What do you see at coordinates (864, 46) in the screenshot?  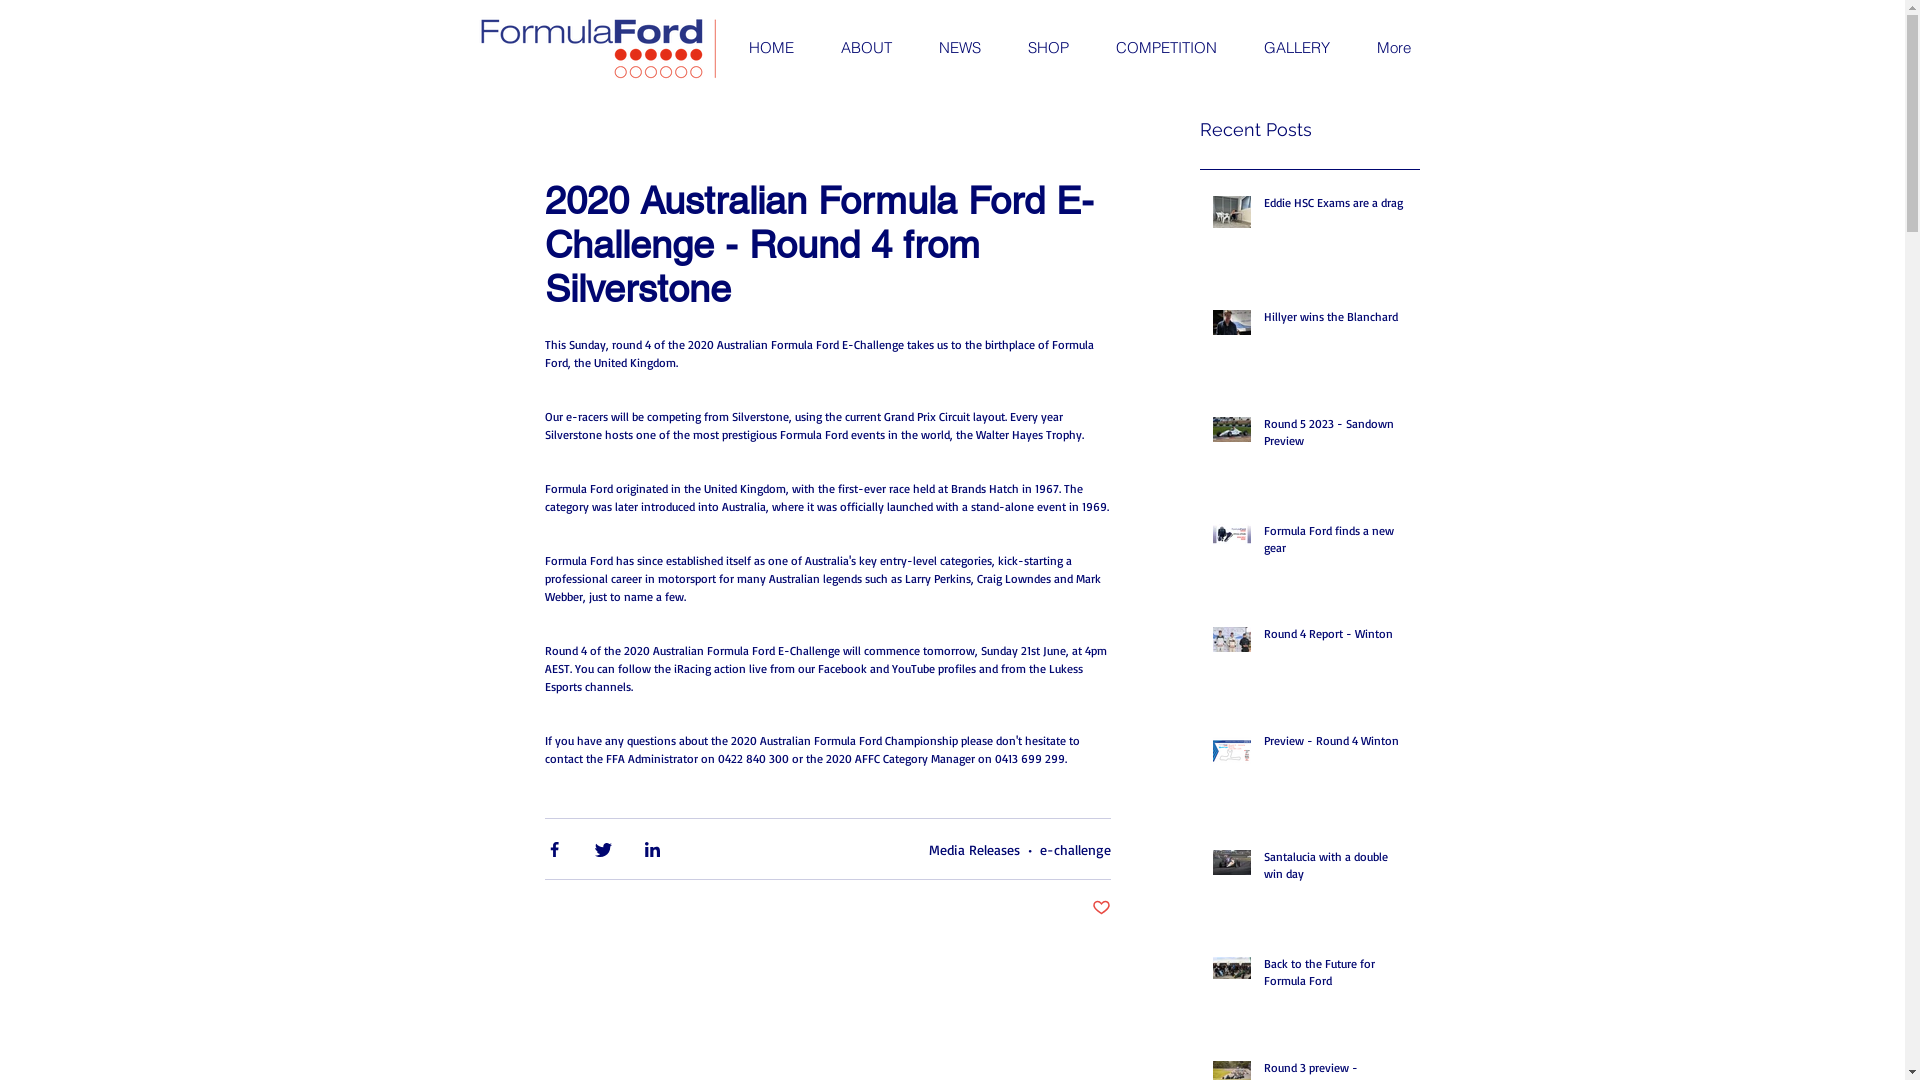 I see `'ABOUT'` at bounding box center [864, 46].